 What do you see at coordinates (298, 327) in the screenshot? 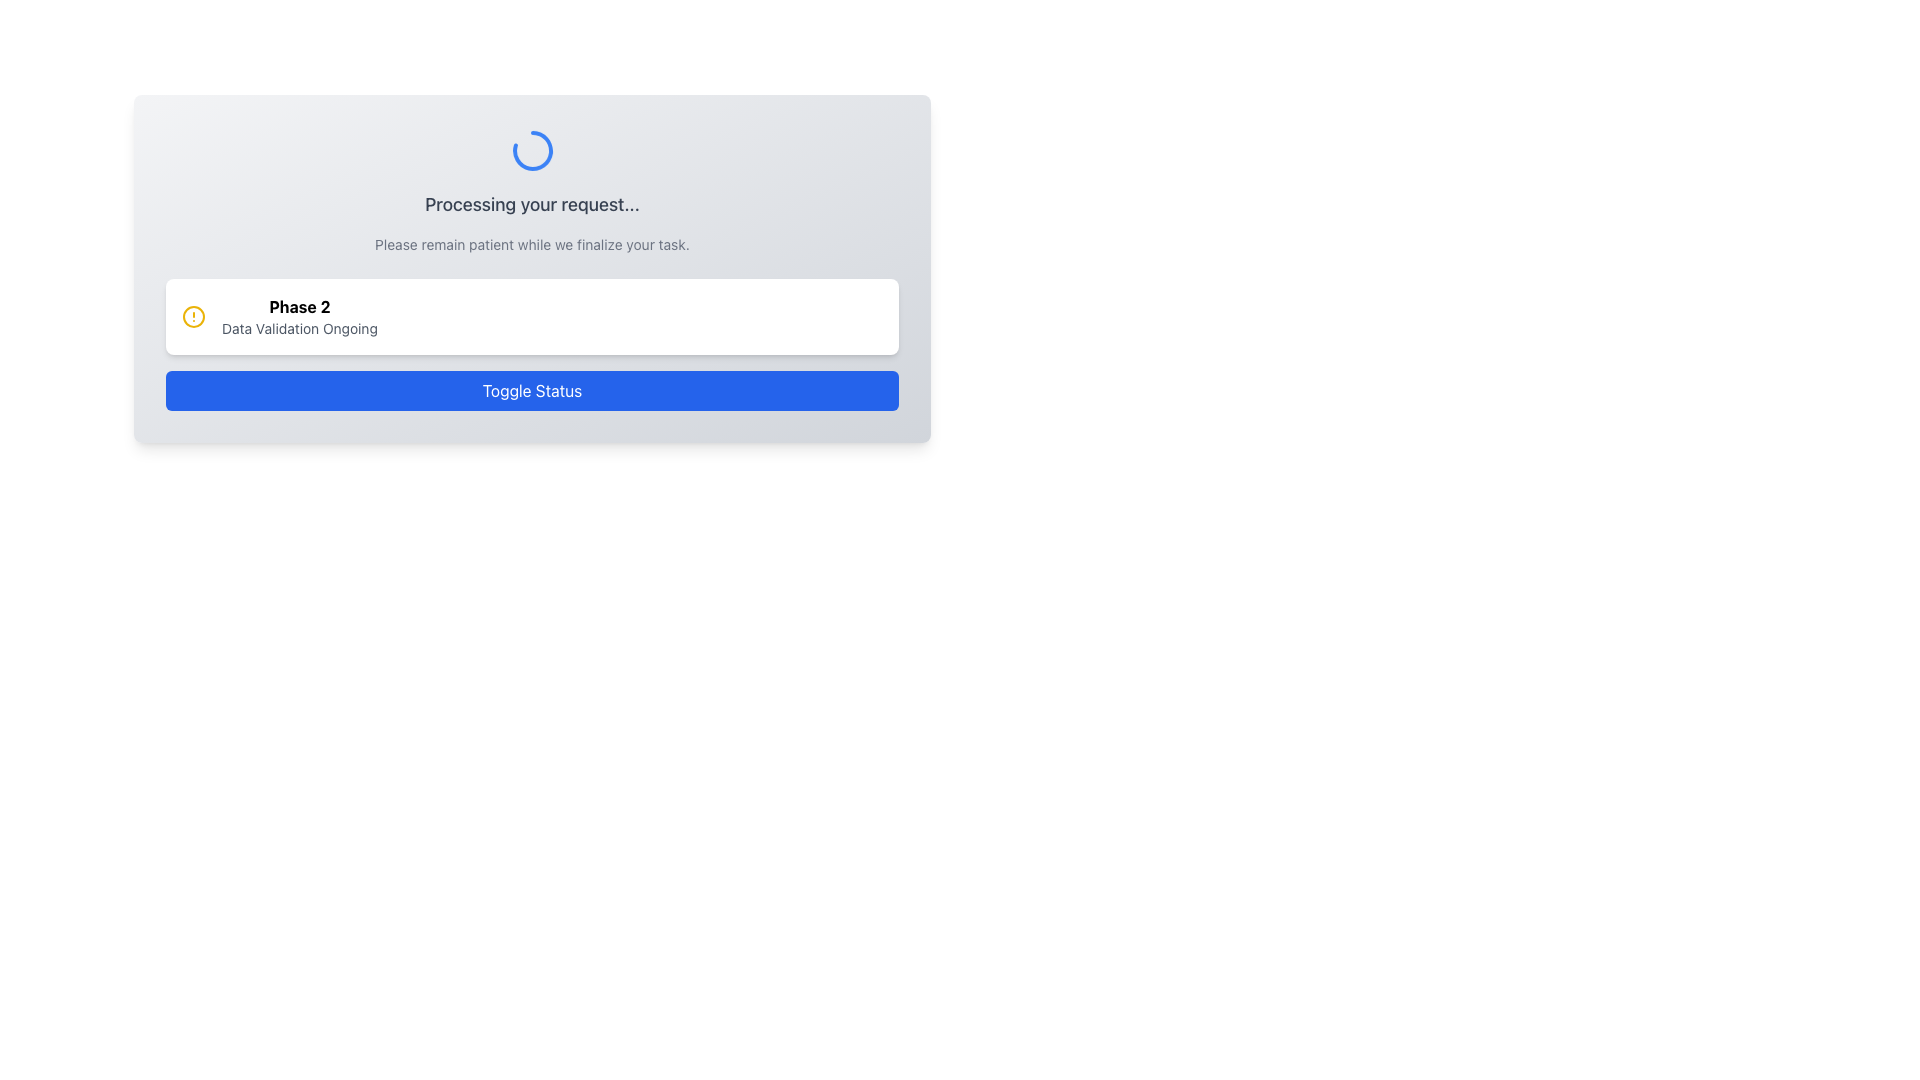
I see `the Text Label that displays 'Data Validation Ongoing', which is positioned directly below the 'Phase 2' text in a smaller gray font` at bounding box center [298, 327].